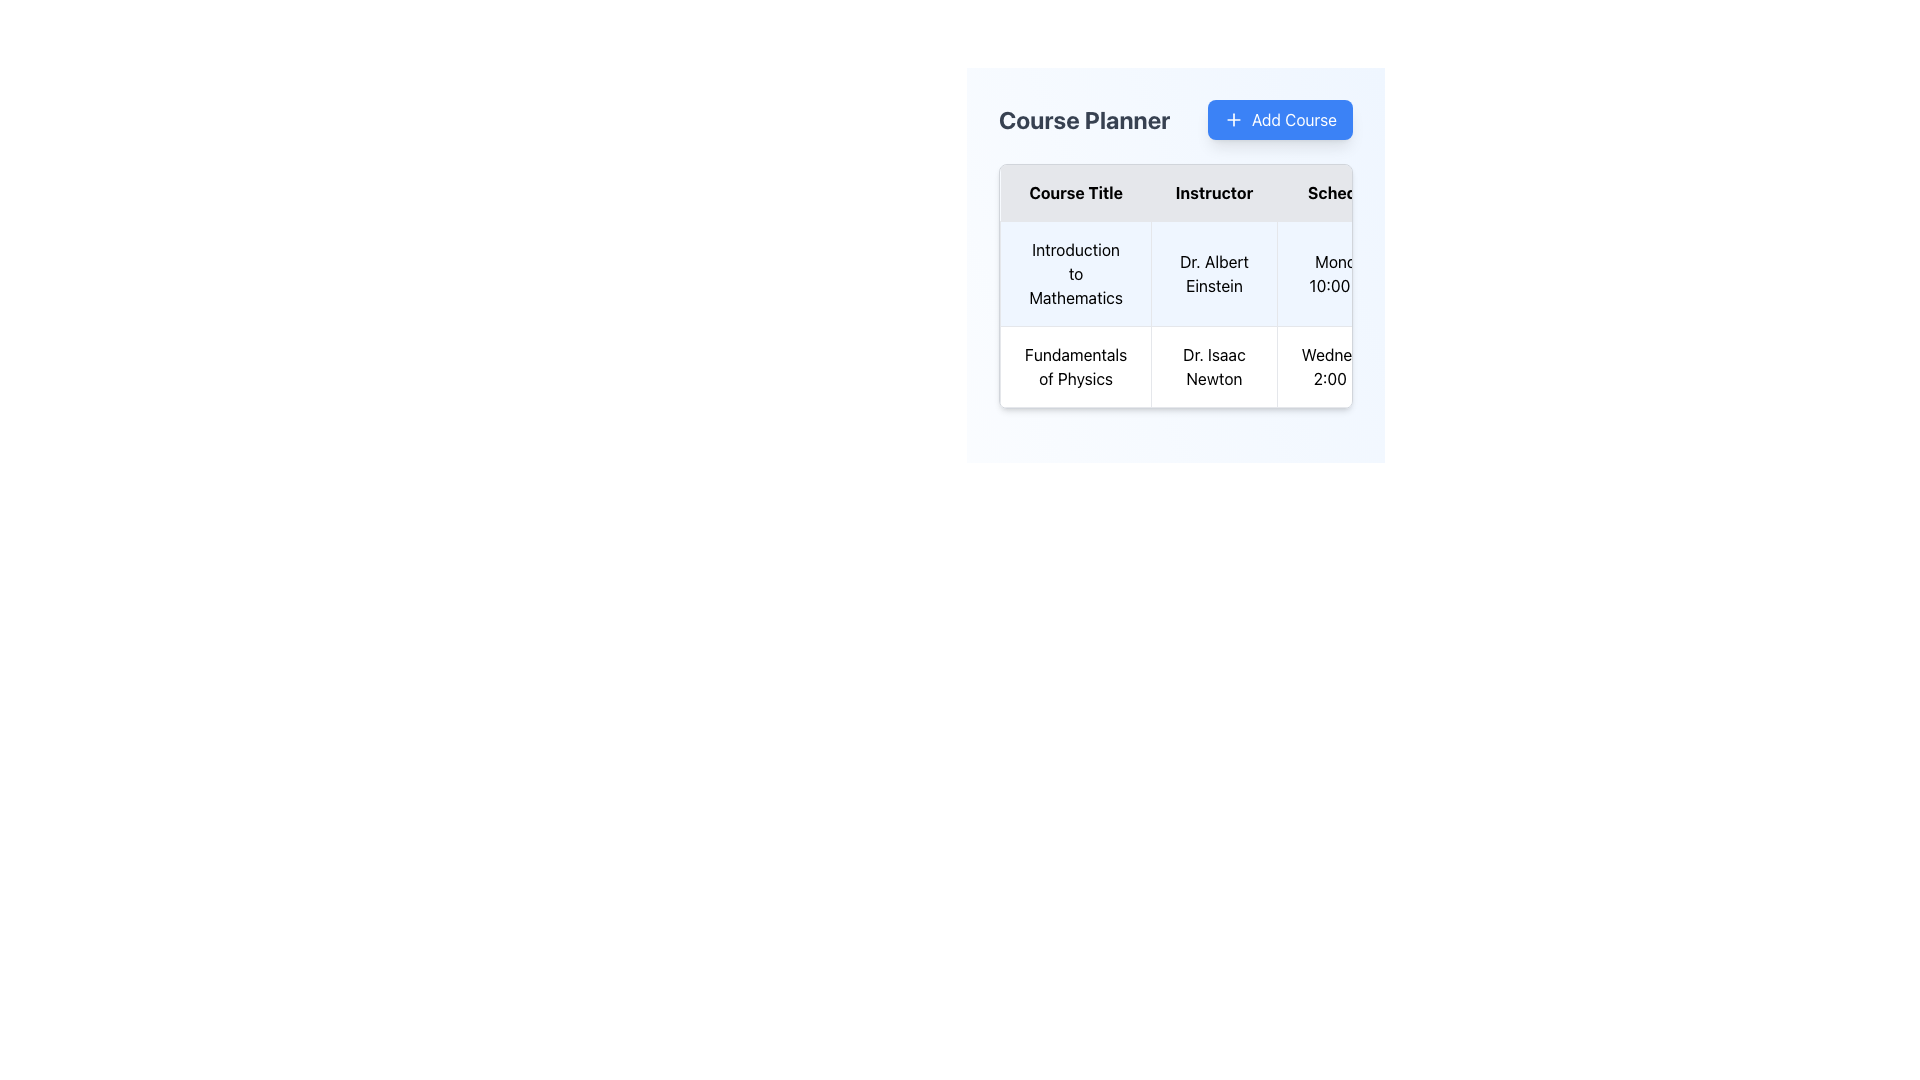  I want to click on the third column header in the Course Planner table, which indicates scheduling information and is positioned between the 'Instructor' and 'Actions' columns, so click(1344, 193).